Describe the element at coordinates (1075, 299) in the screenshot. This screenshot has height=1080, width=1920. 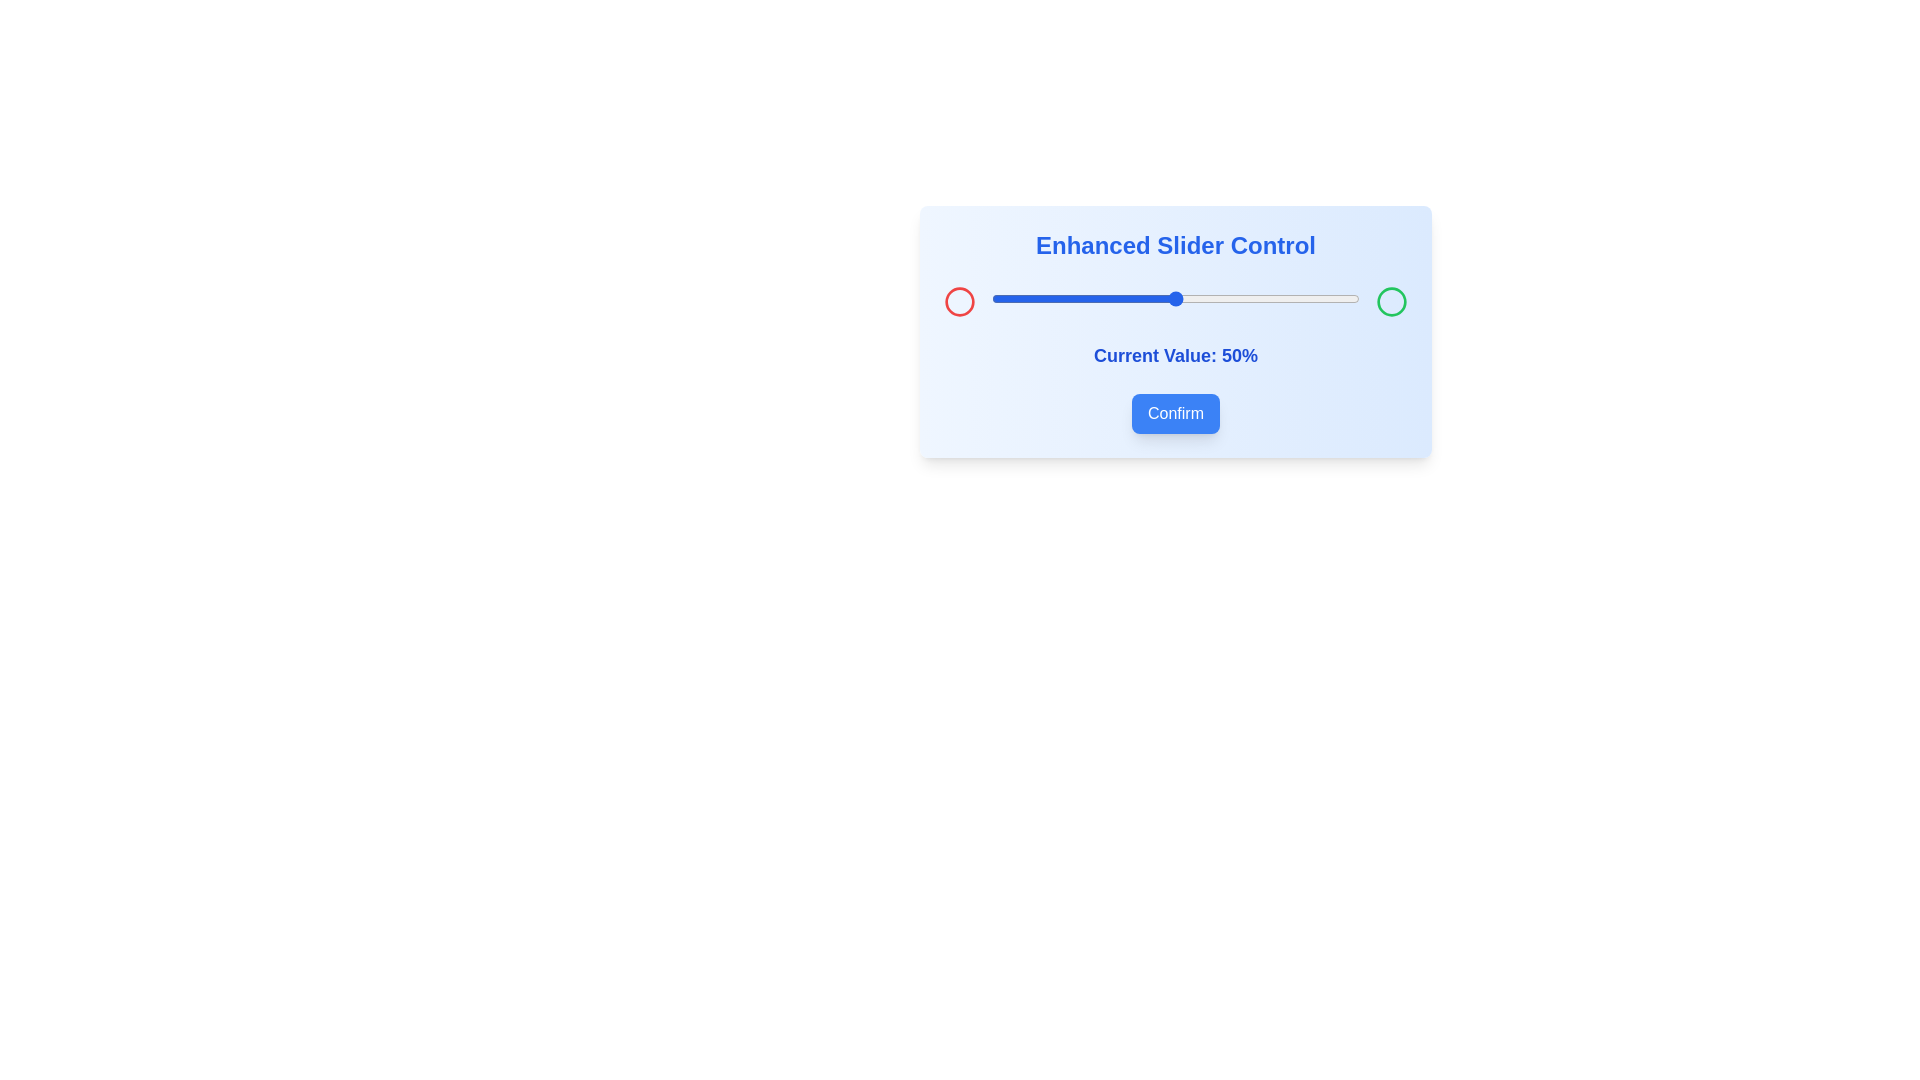
I see `the slider value` at that location.